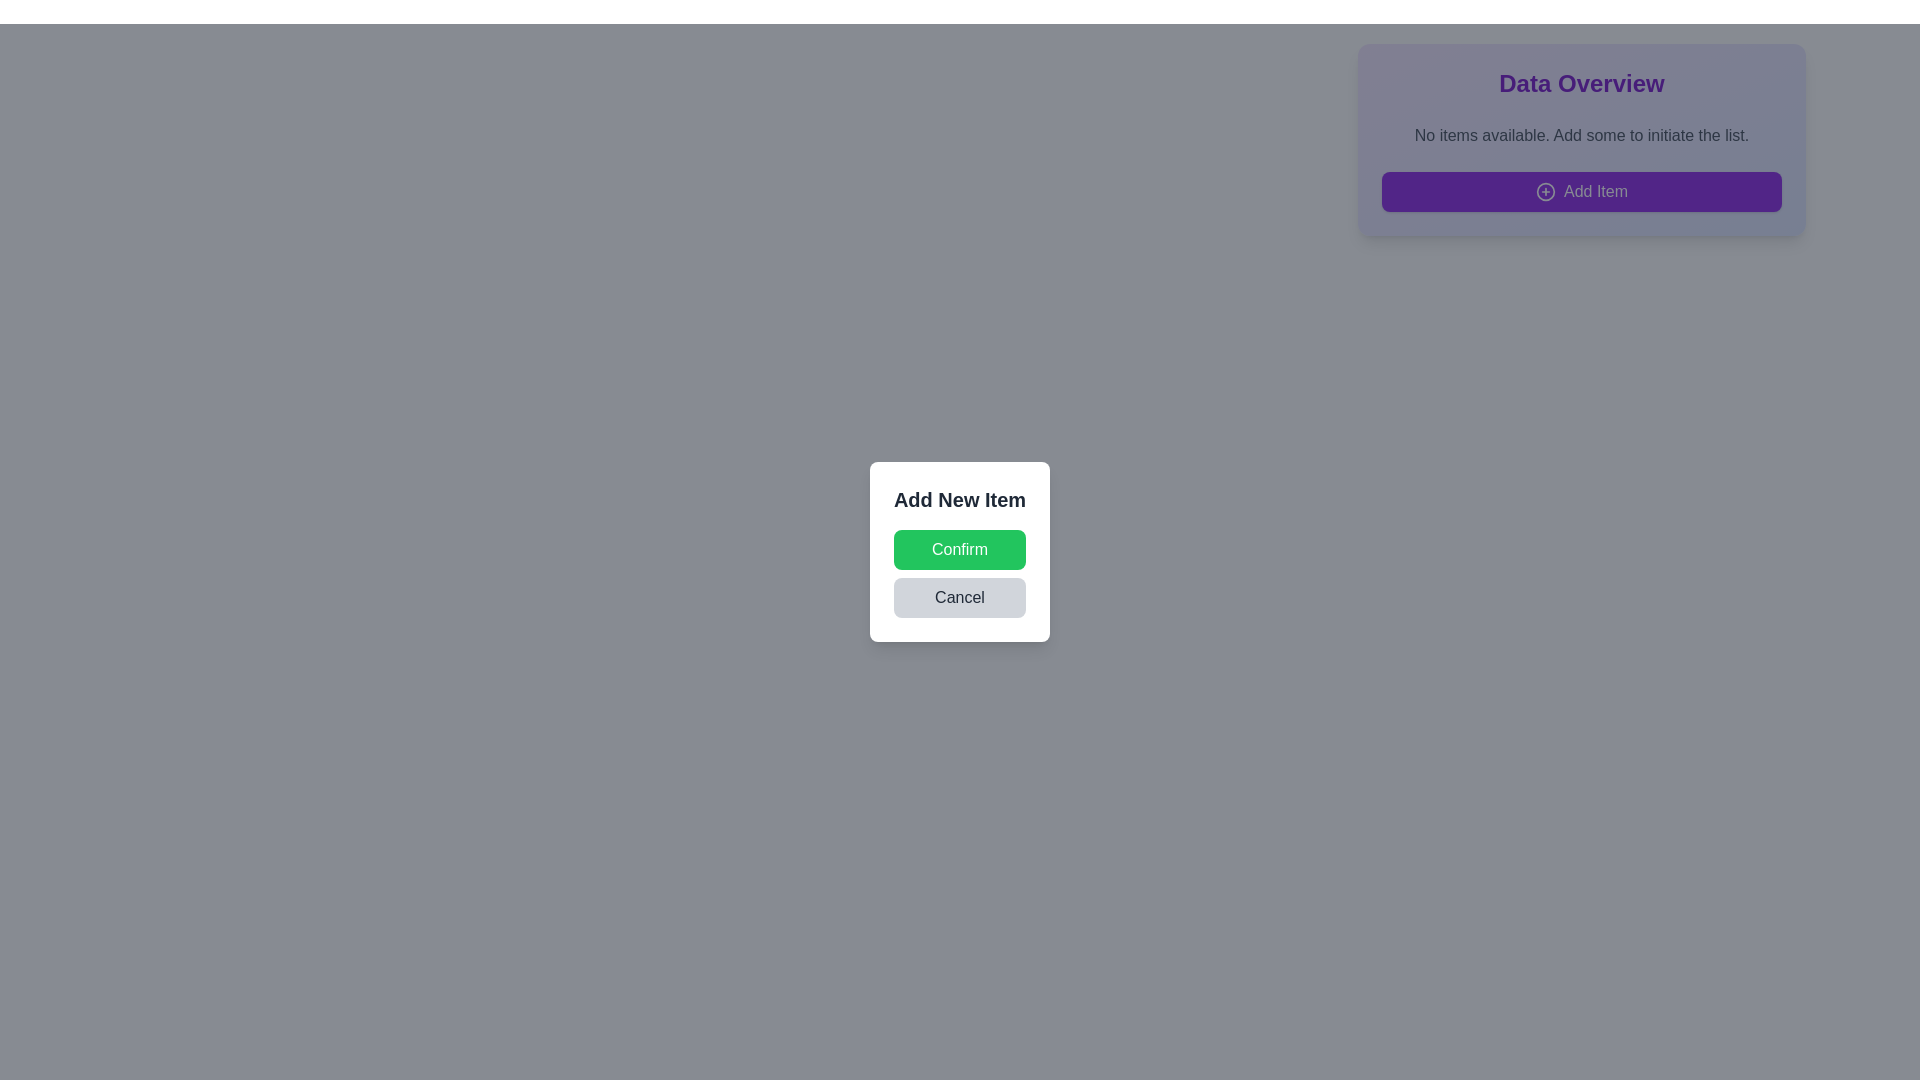 Image resolution: width=1920 pixels, height=1080 pixels. What do you see at coordinates (1581, 192) in the screenshot?
I see `the 'Add Item' button with a purple background and white text` at bounding box center [1581, 192].